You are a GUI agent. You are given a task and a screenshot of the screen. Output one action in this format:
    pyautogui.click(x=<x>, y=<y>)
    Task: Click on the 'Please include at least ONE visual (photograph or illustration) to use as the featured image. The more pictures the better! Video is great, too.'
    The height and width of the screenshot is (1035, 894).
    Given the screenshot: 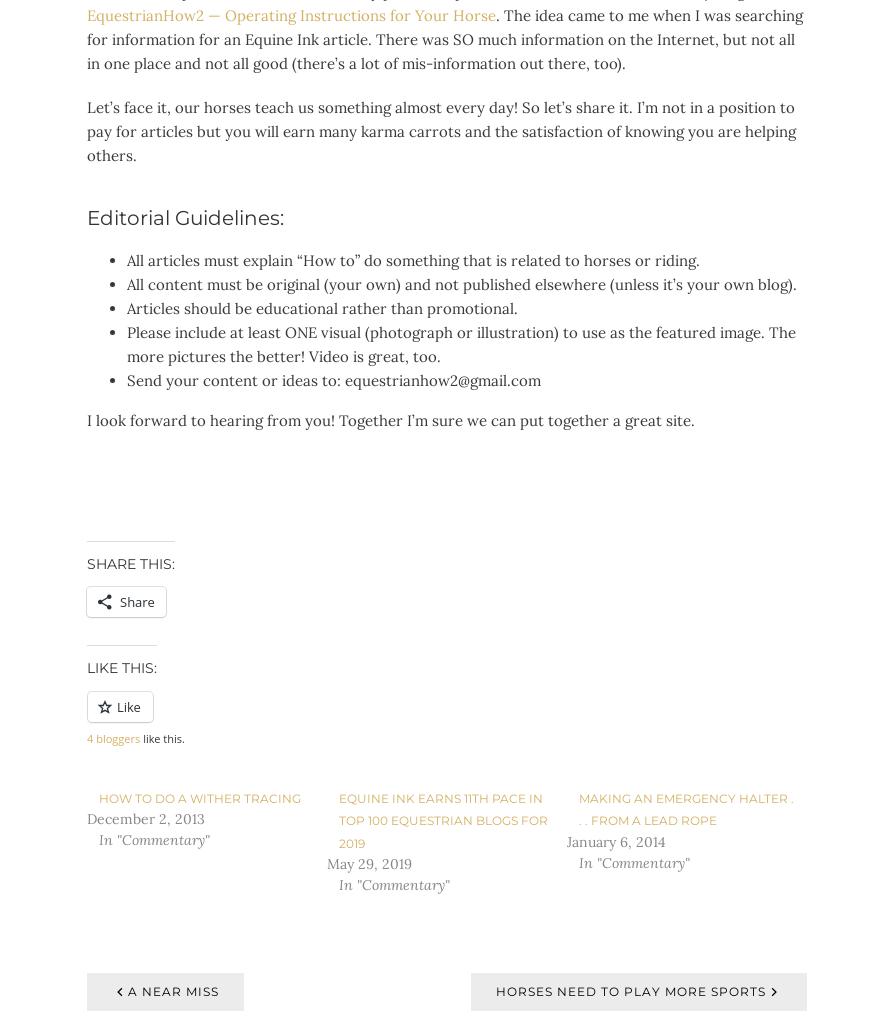 What is the action you would take?
    pyautogui.click(x=127, y=344)
    